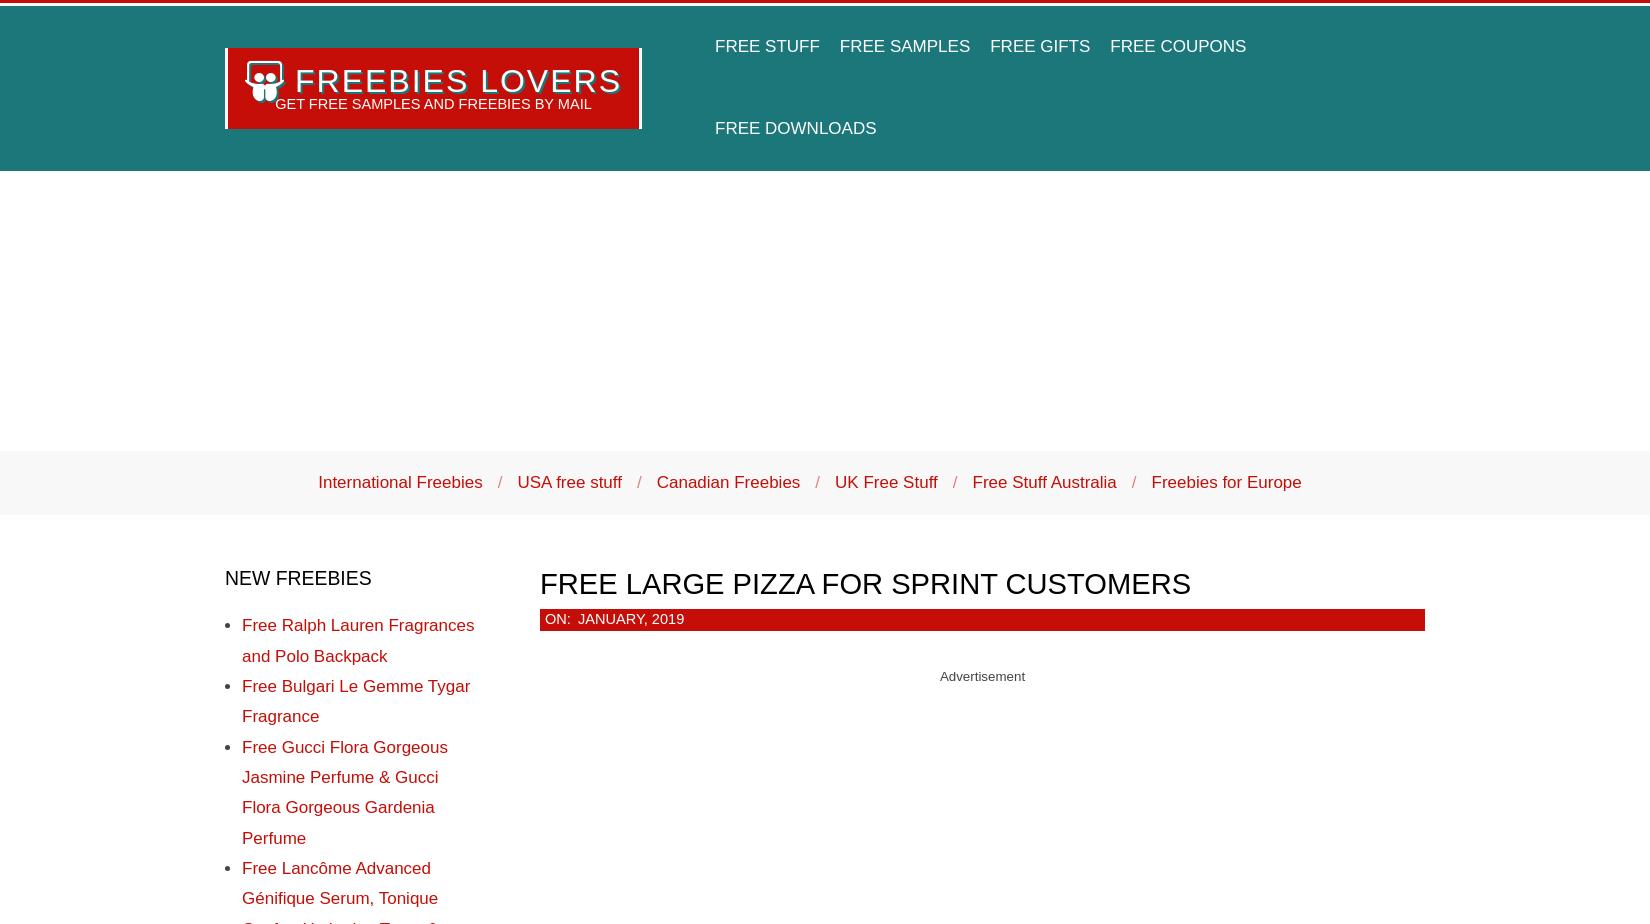  I want to click on 'Advertisement', so click(982, 676).